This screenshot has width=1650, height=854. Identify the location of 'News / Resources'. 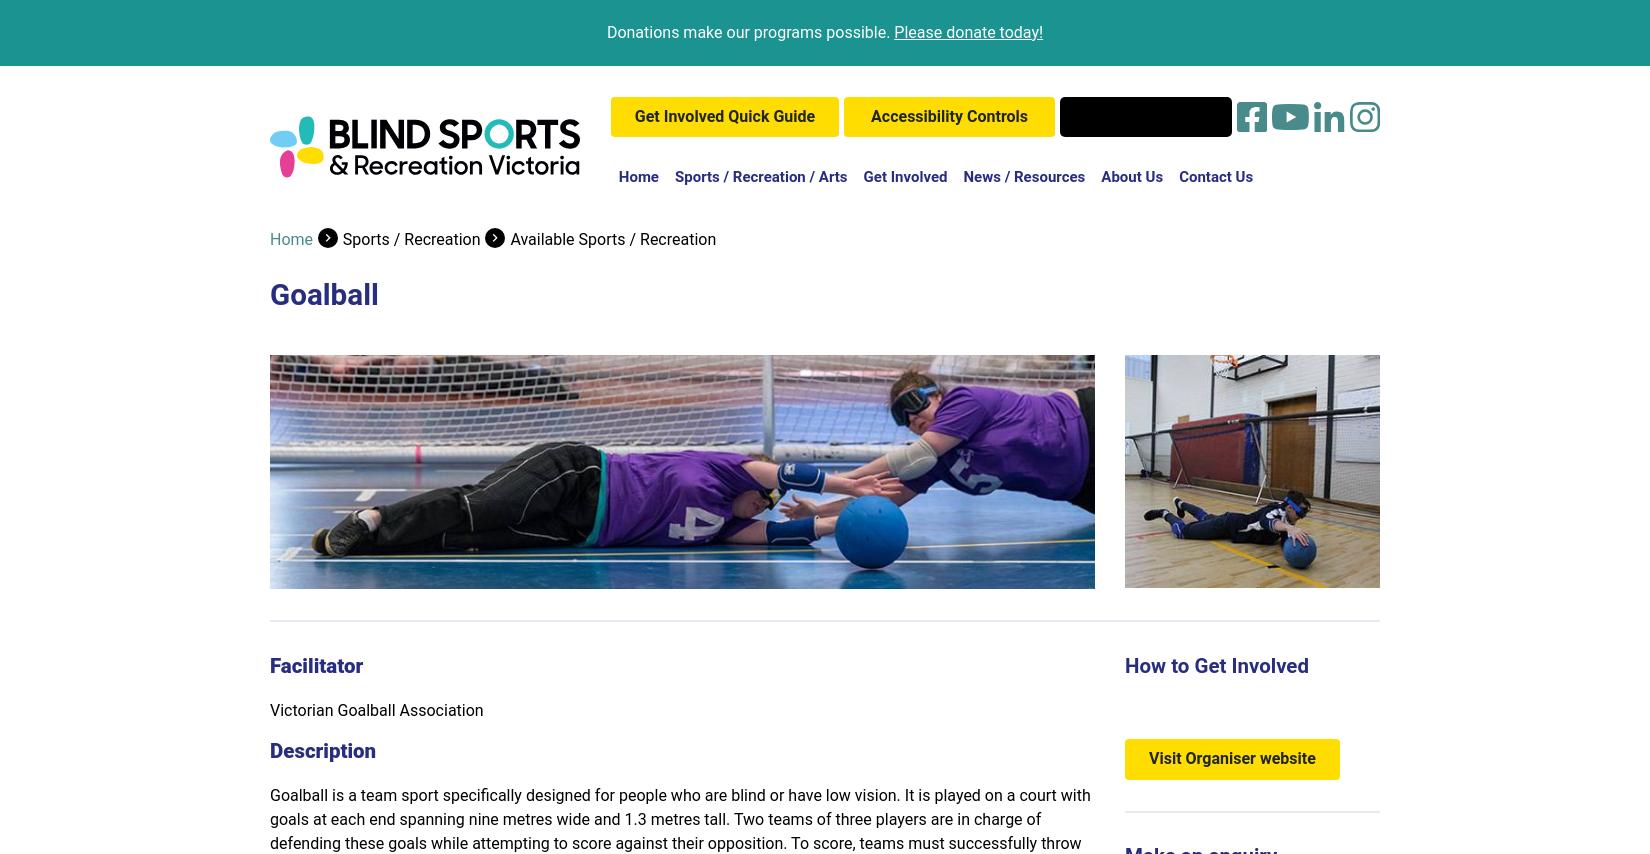
(1023, 177).